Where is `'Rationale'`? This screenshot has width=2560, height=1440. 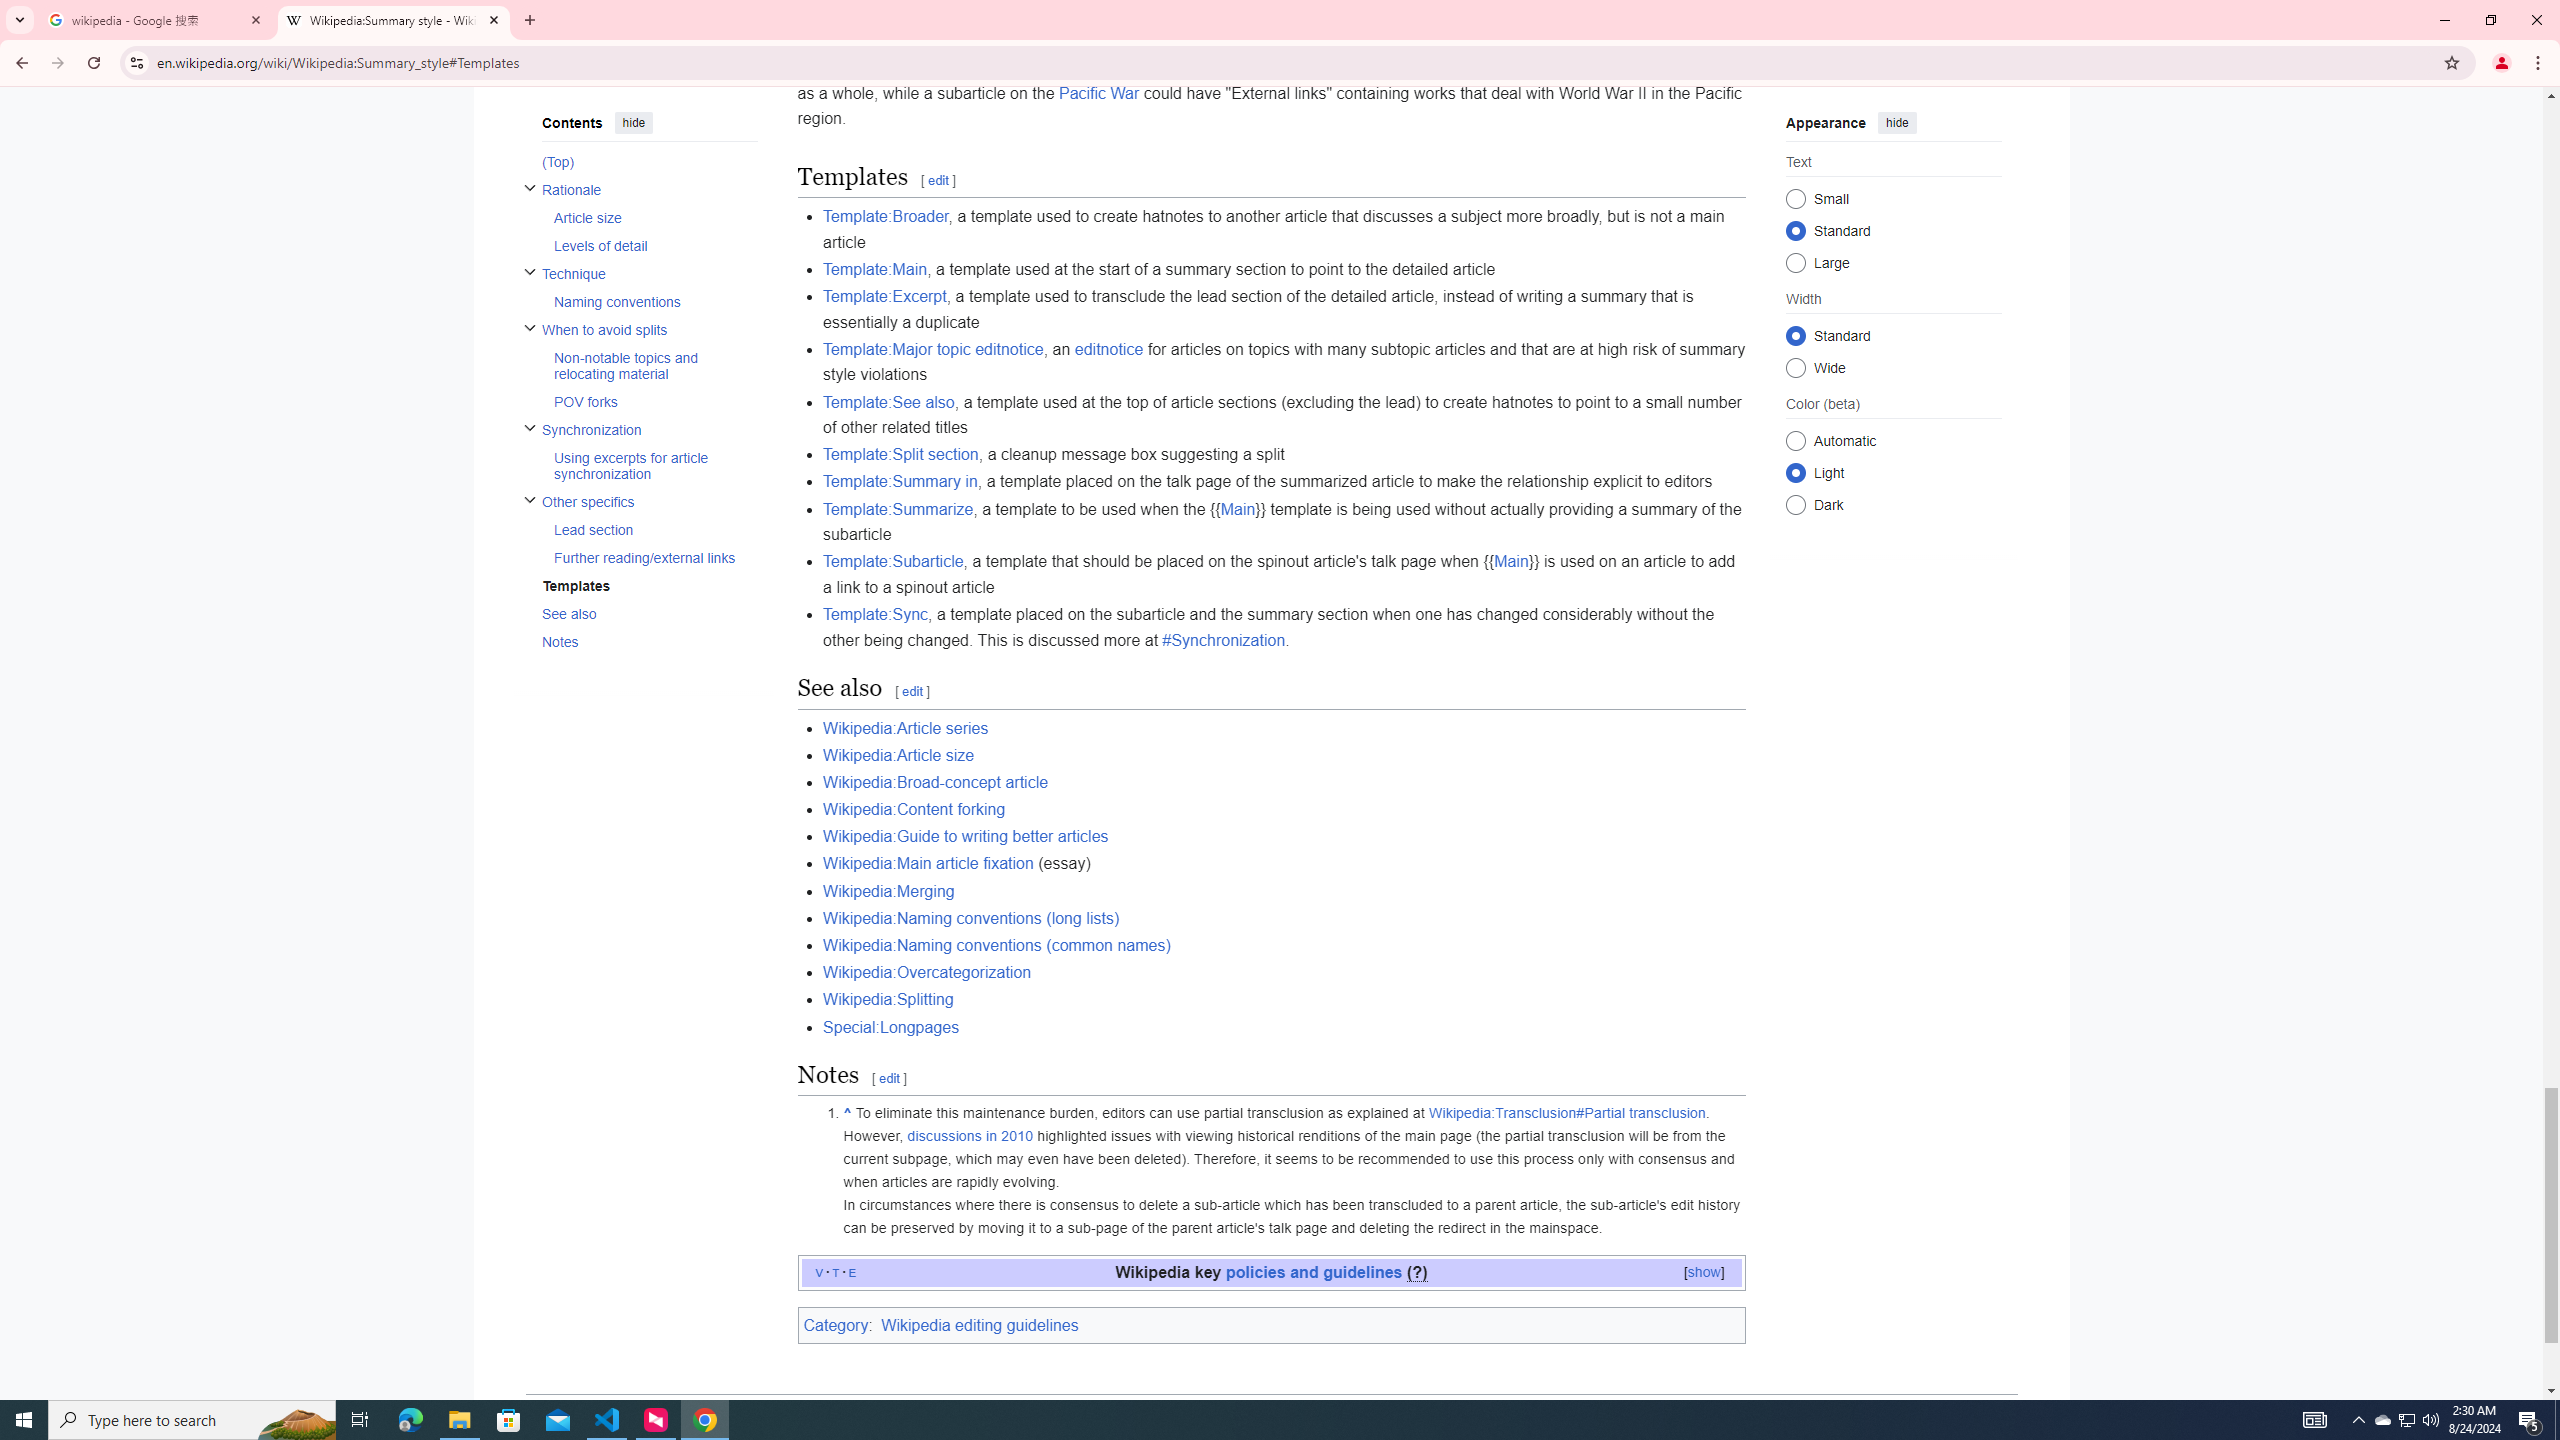
'Rationale' is located at coordinates (648, 189).